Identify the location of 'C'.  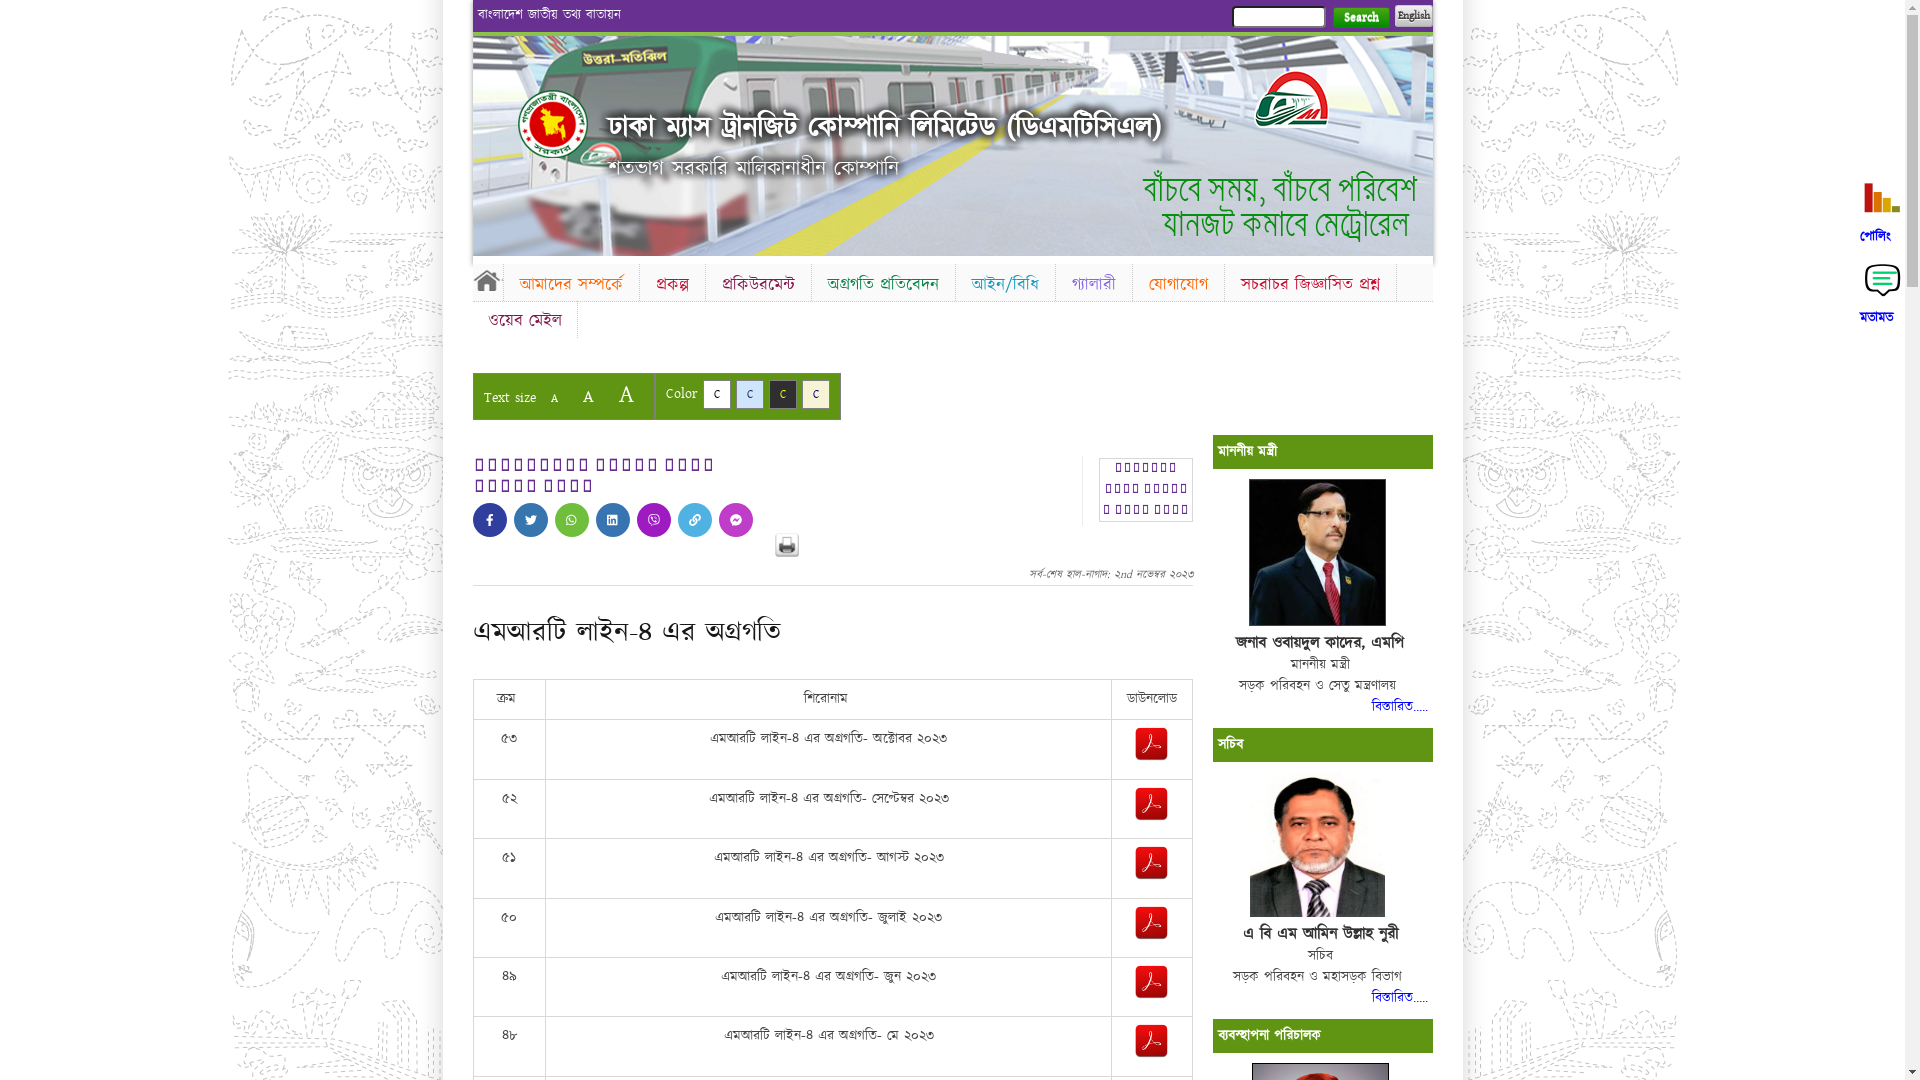
(715, 394).